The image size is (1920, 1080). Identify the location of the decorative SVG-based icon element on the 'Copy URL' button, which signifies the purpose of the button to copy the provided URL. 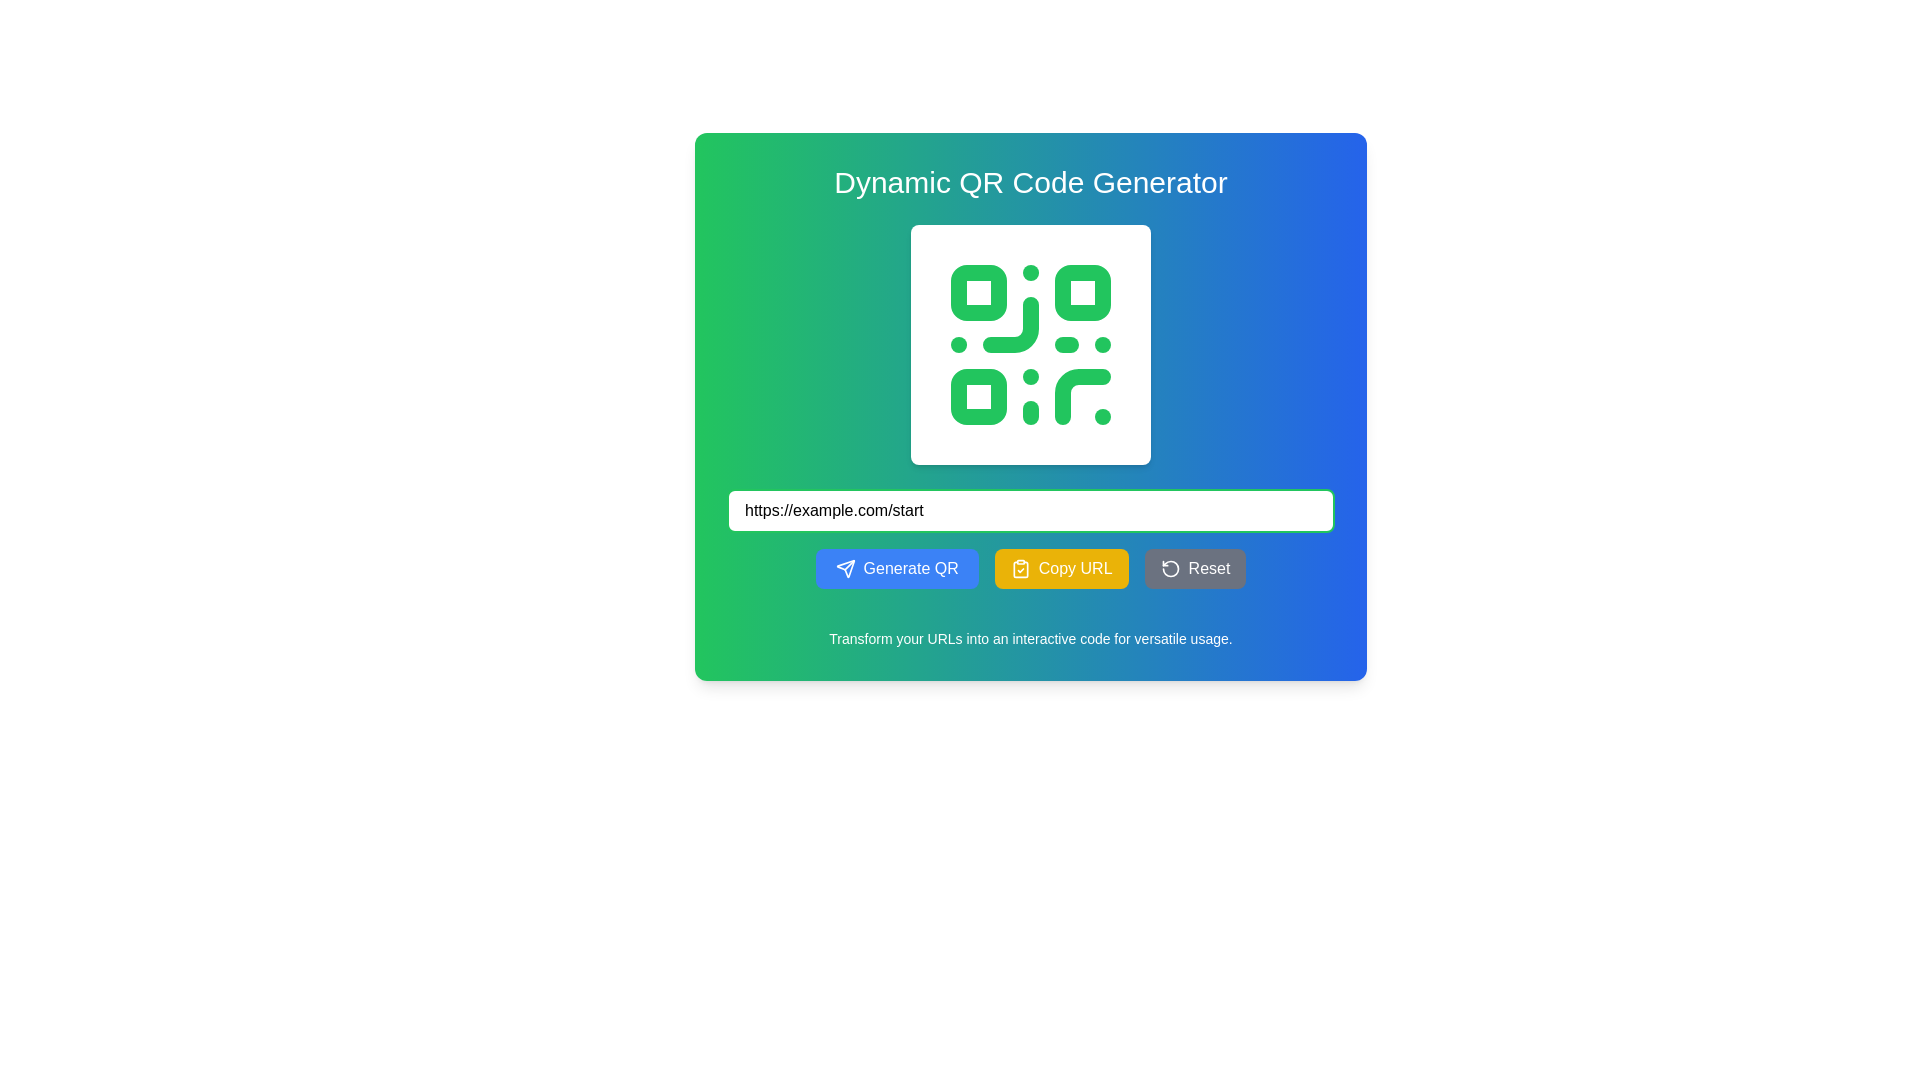
(1020, 569).